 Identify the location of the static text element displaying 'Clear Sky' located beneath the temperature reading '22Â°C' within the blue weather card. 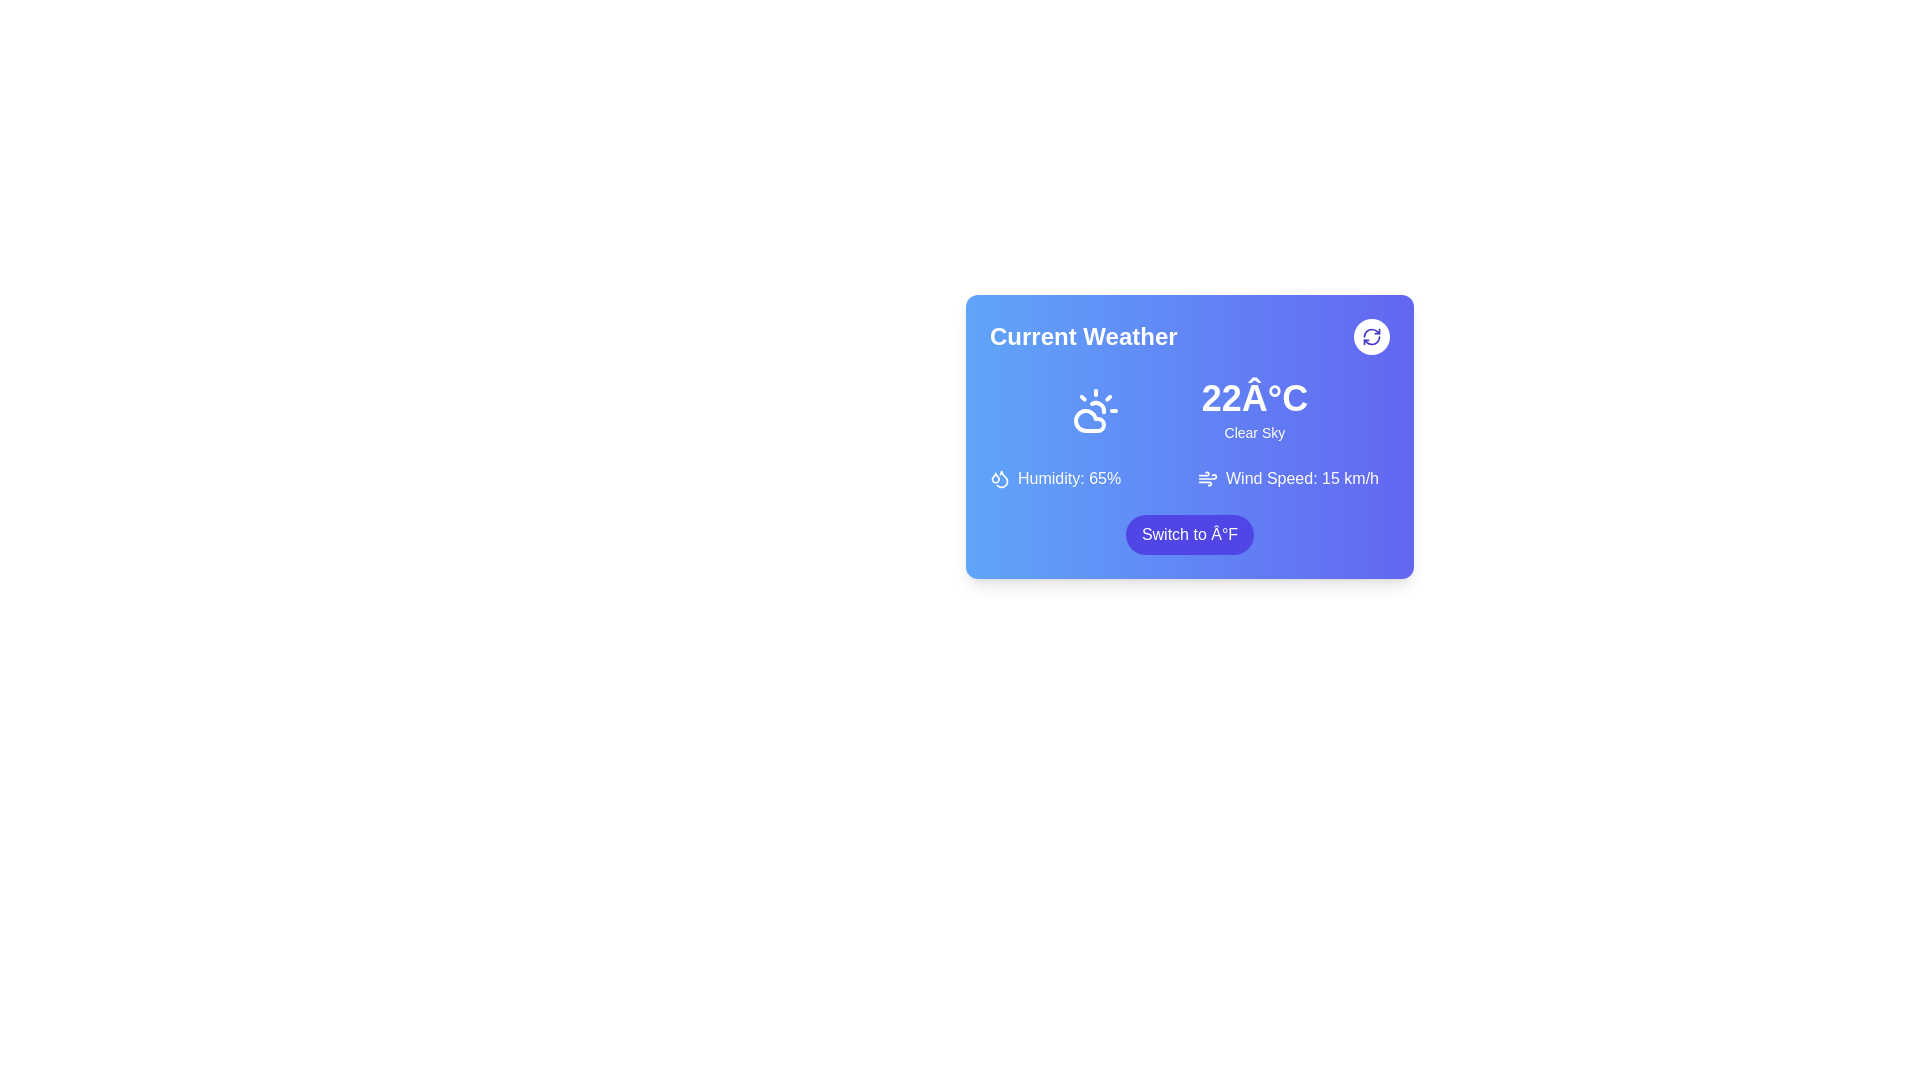
(1253, 431).